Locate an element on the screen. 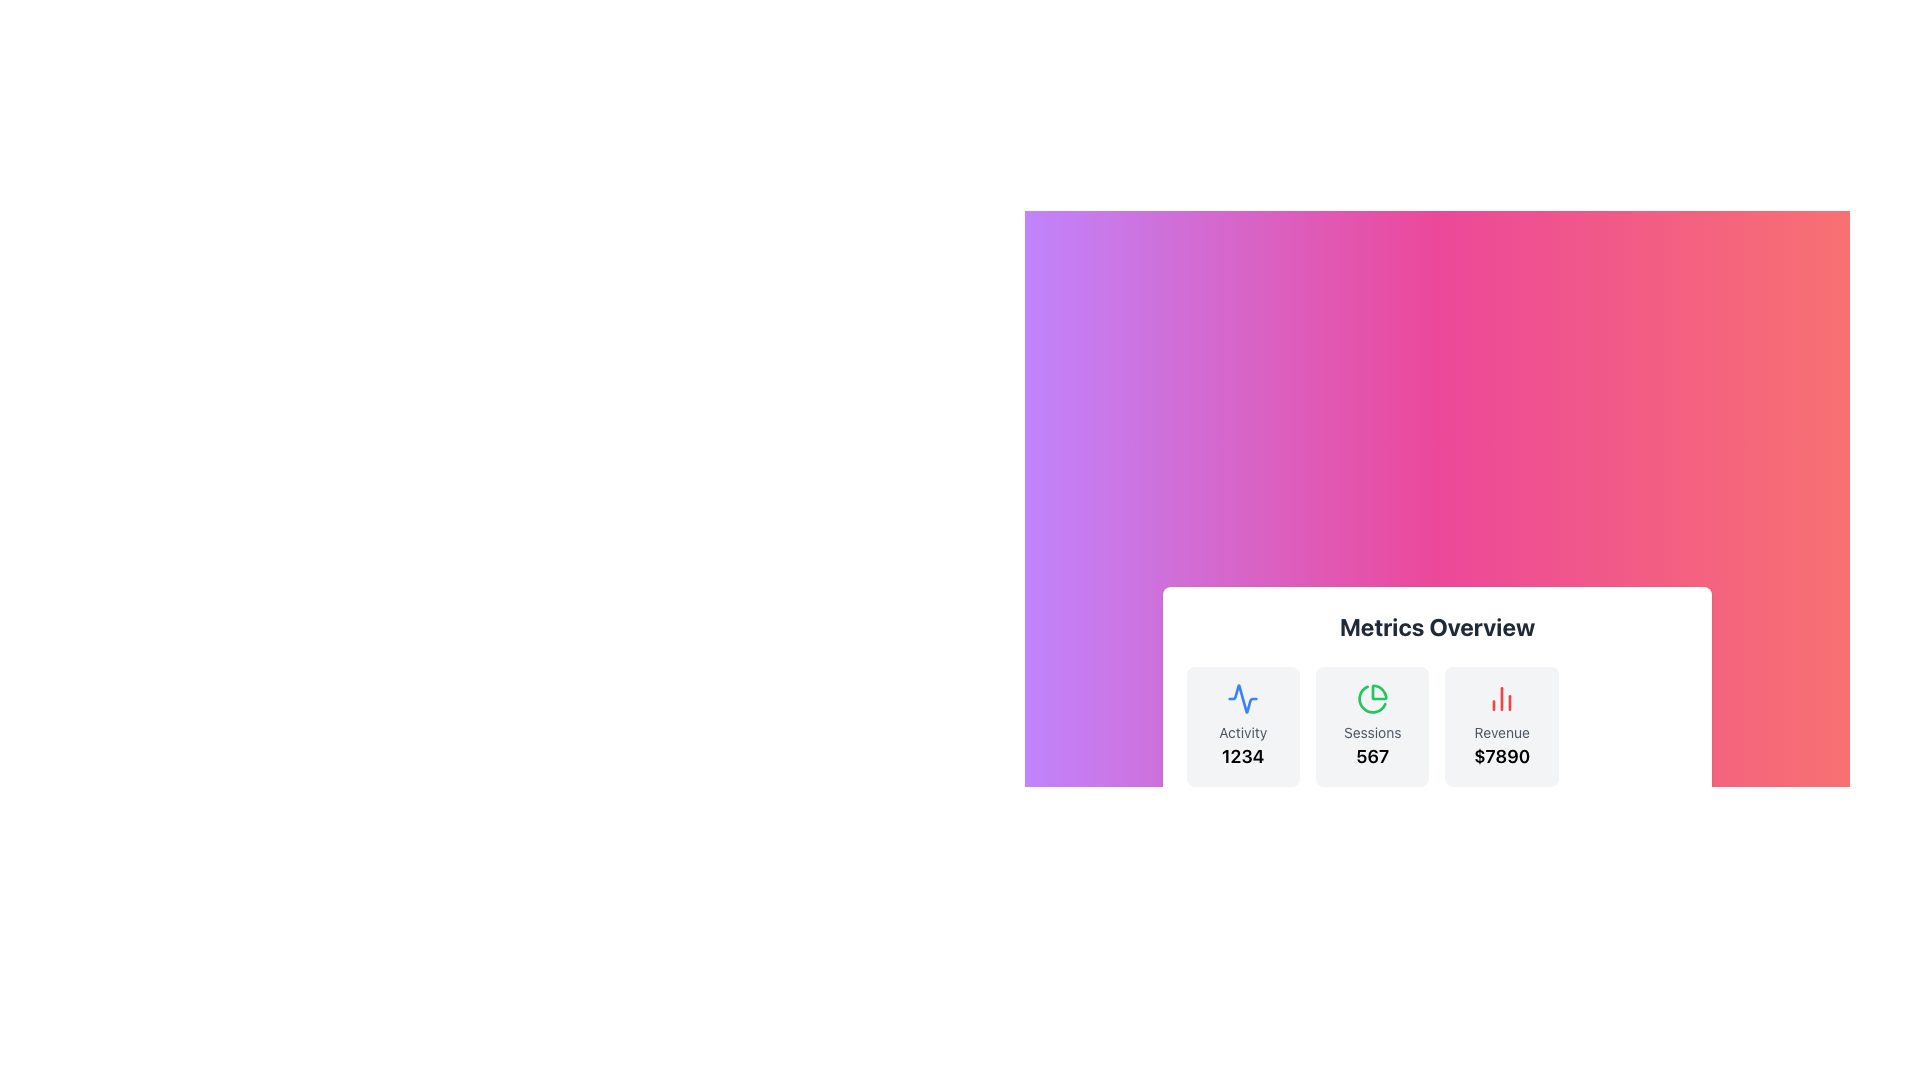 This screenshot has width=1920, height=1080. the interactive sub-elements within the central summary dashboard card that displays metrics such as Activity count, Sessions count, and Revenue amount is located at coordinates (1435, 751).